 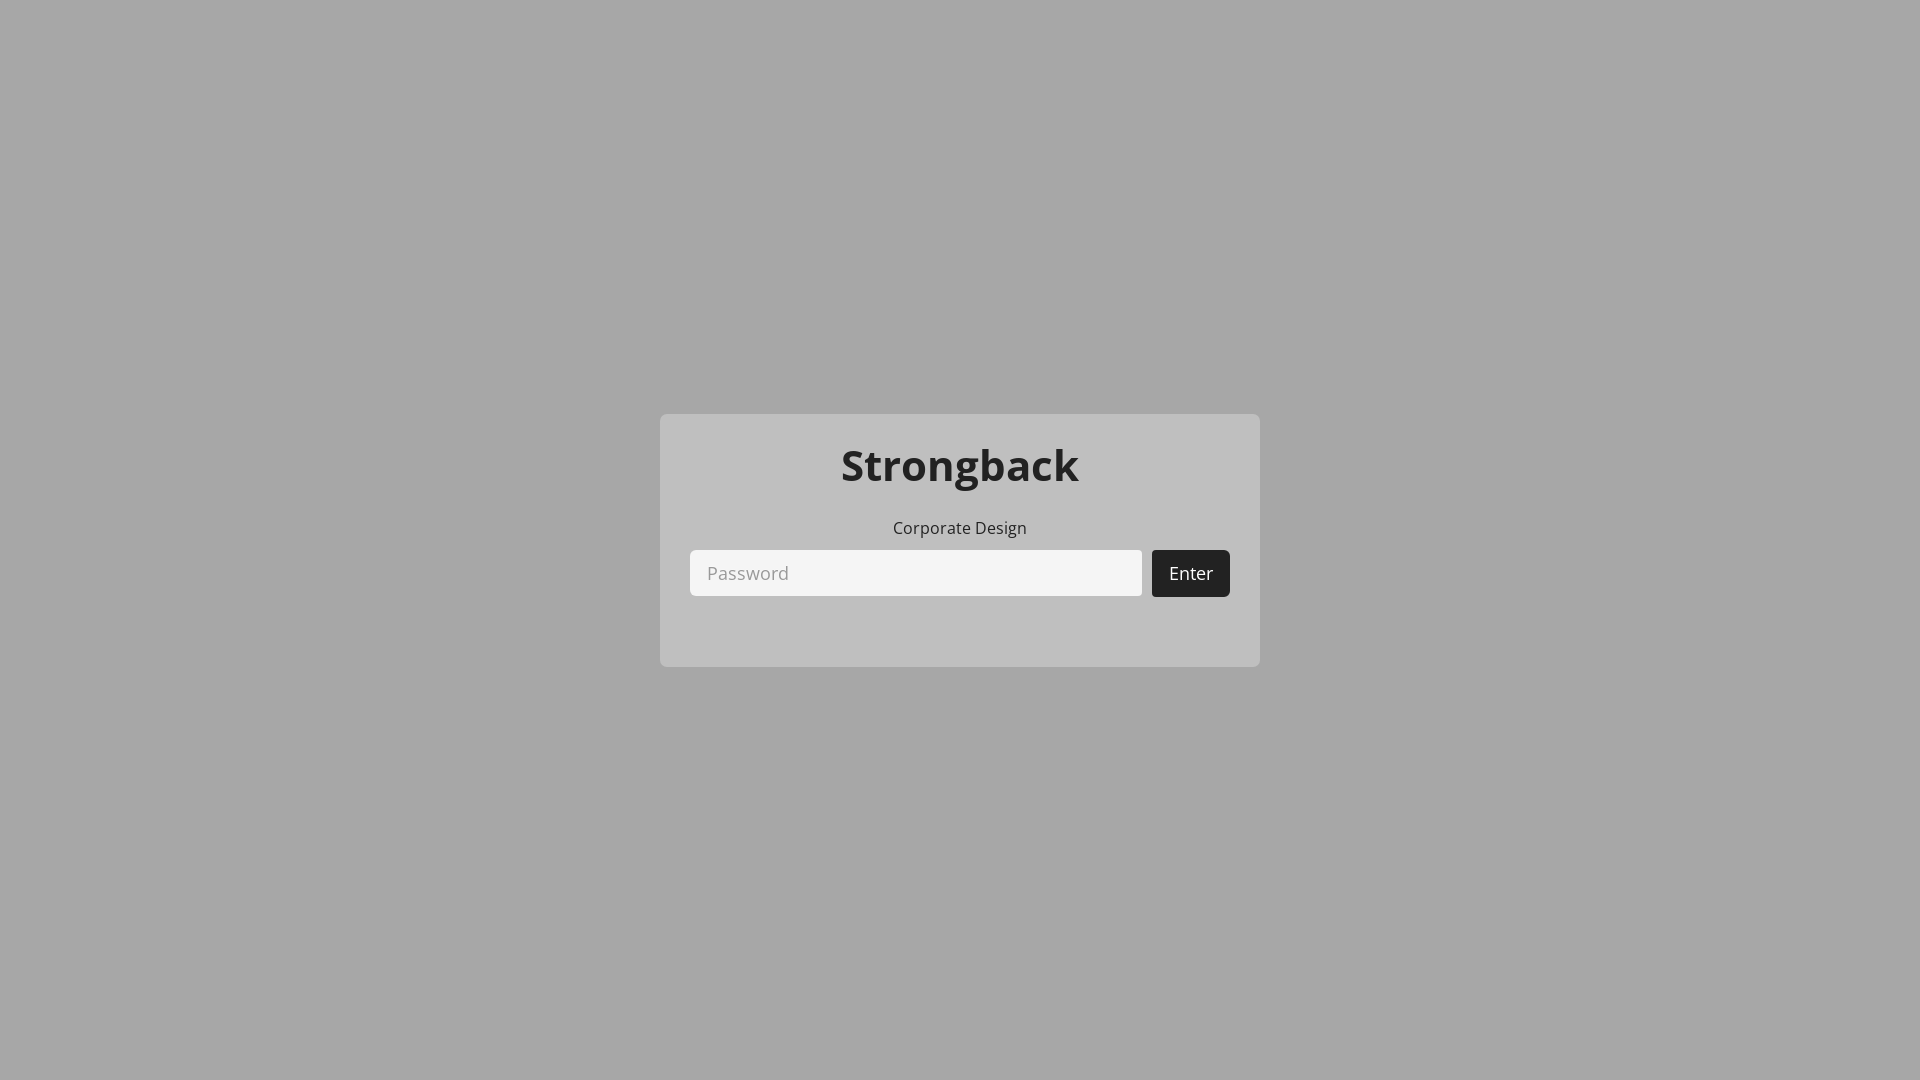 What do you see at coordinates (1190, 573) in the screenshot?
I see `'Enter'` at bounding box center [1190, 573].